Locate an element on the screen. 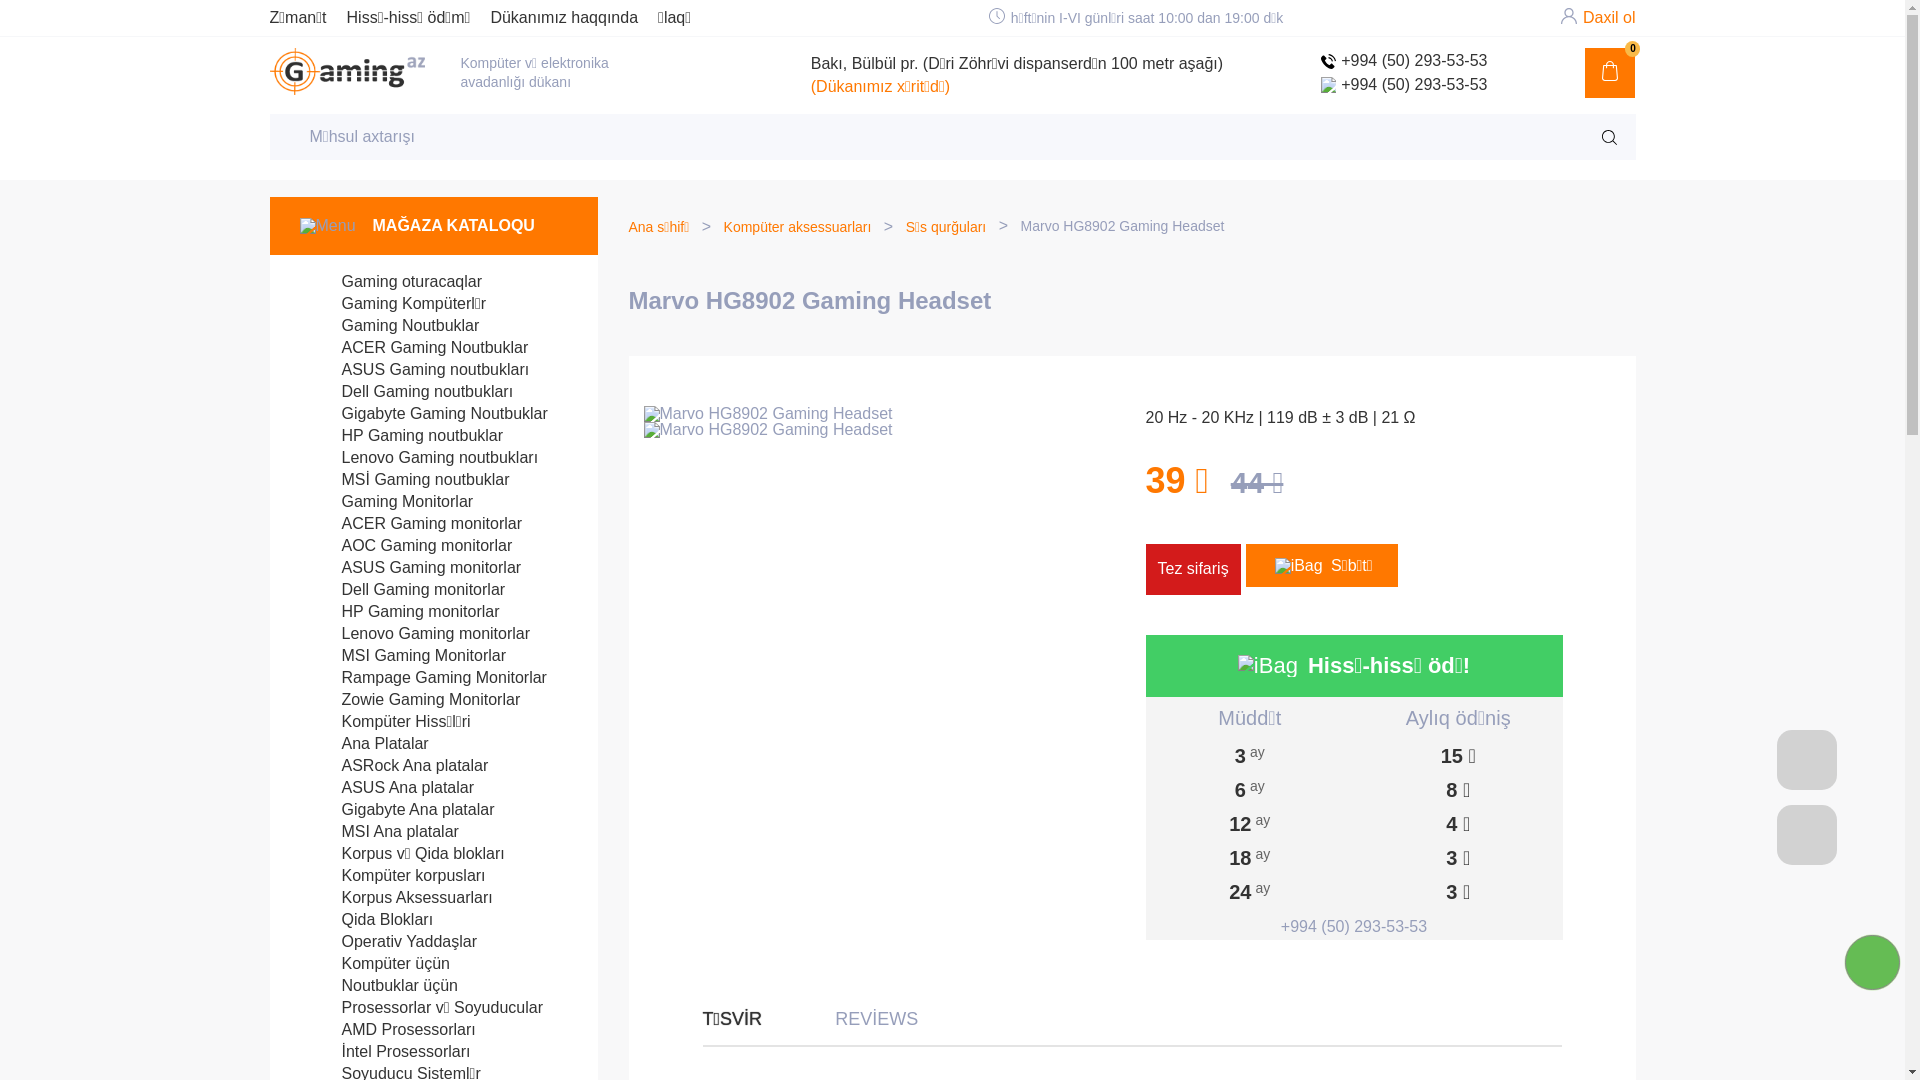 The image size is (1920, 1080). 'MSI Gaming Monitorlar' is located at coordinates (402, 655).